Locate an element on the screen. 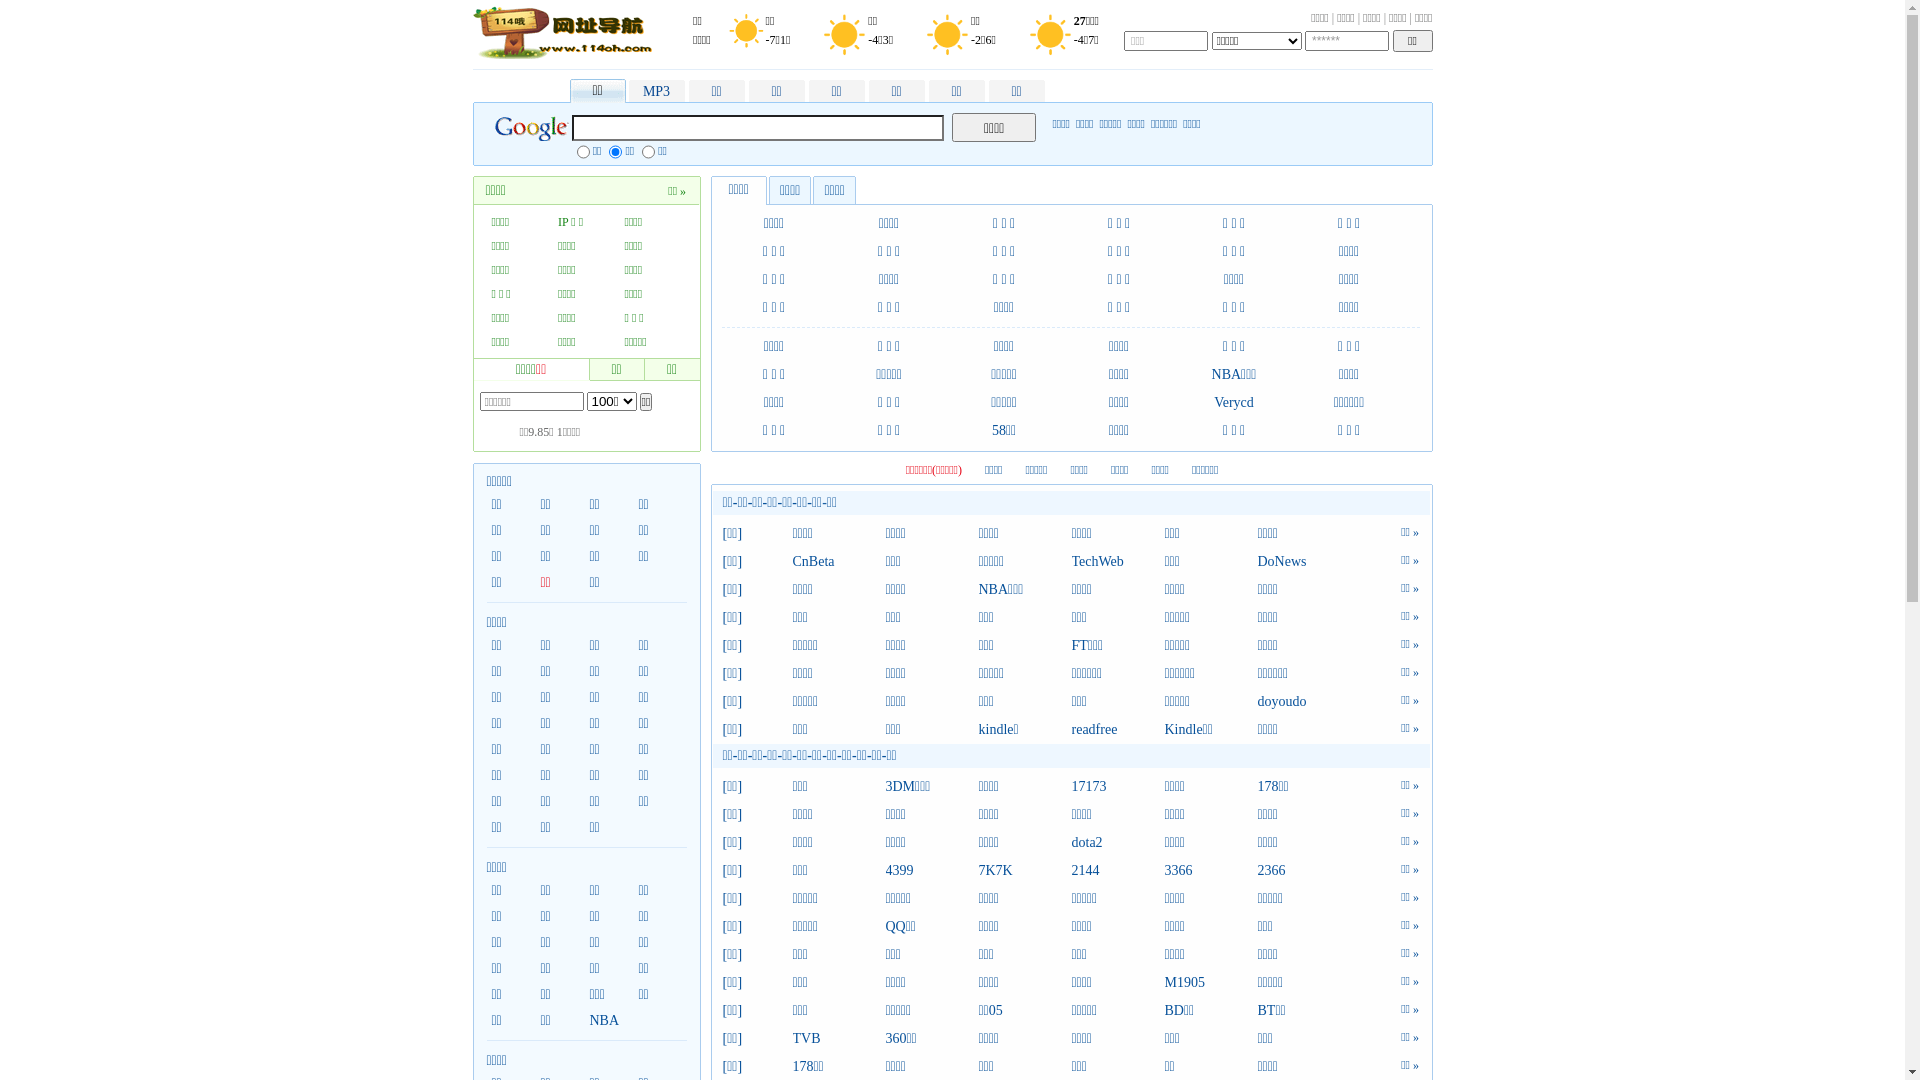  'CnBeta' is located at coordinates (838, 562).